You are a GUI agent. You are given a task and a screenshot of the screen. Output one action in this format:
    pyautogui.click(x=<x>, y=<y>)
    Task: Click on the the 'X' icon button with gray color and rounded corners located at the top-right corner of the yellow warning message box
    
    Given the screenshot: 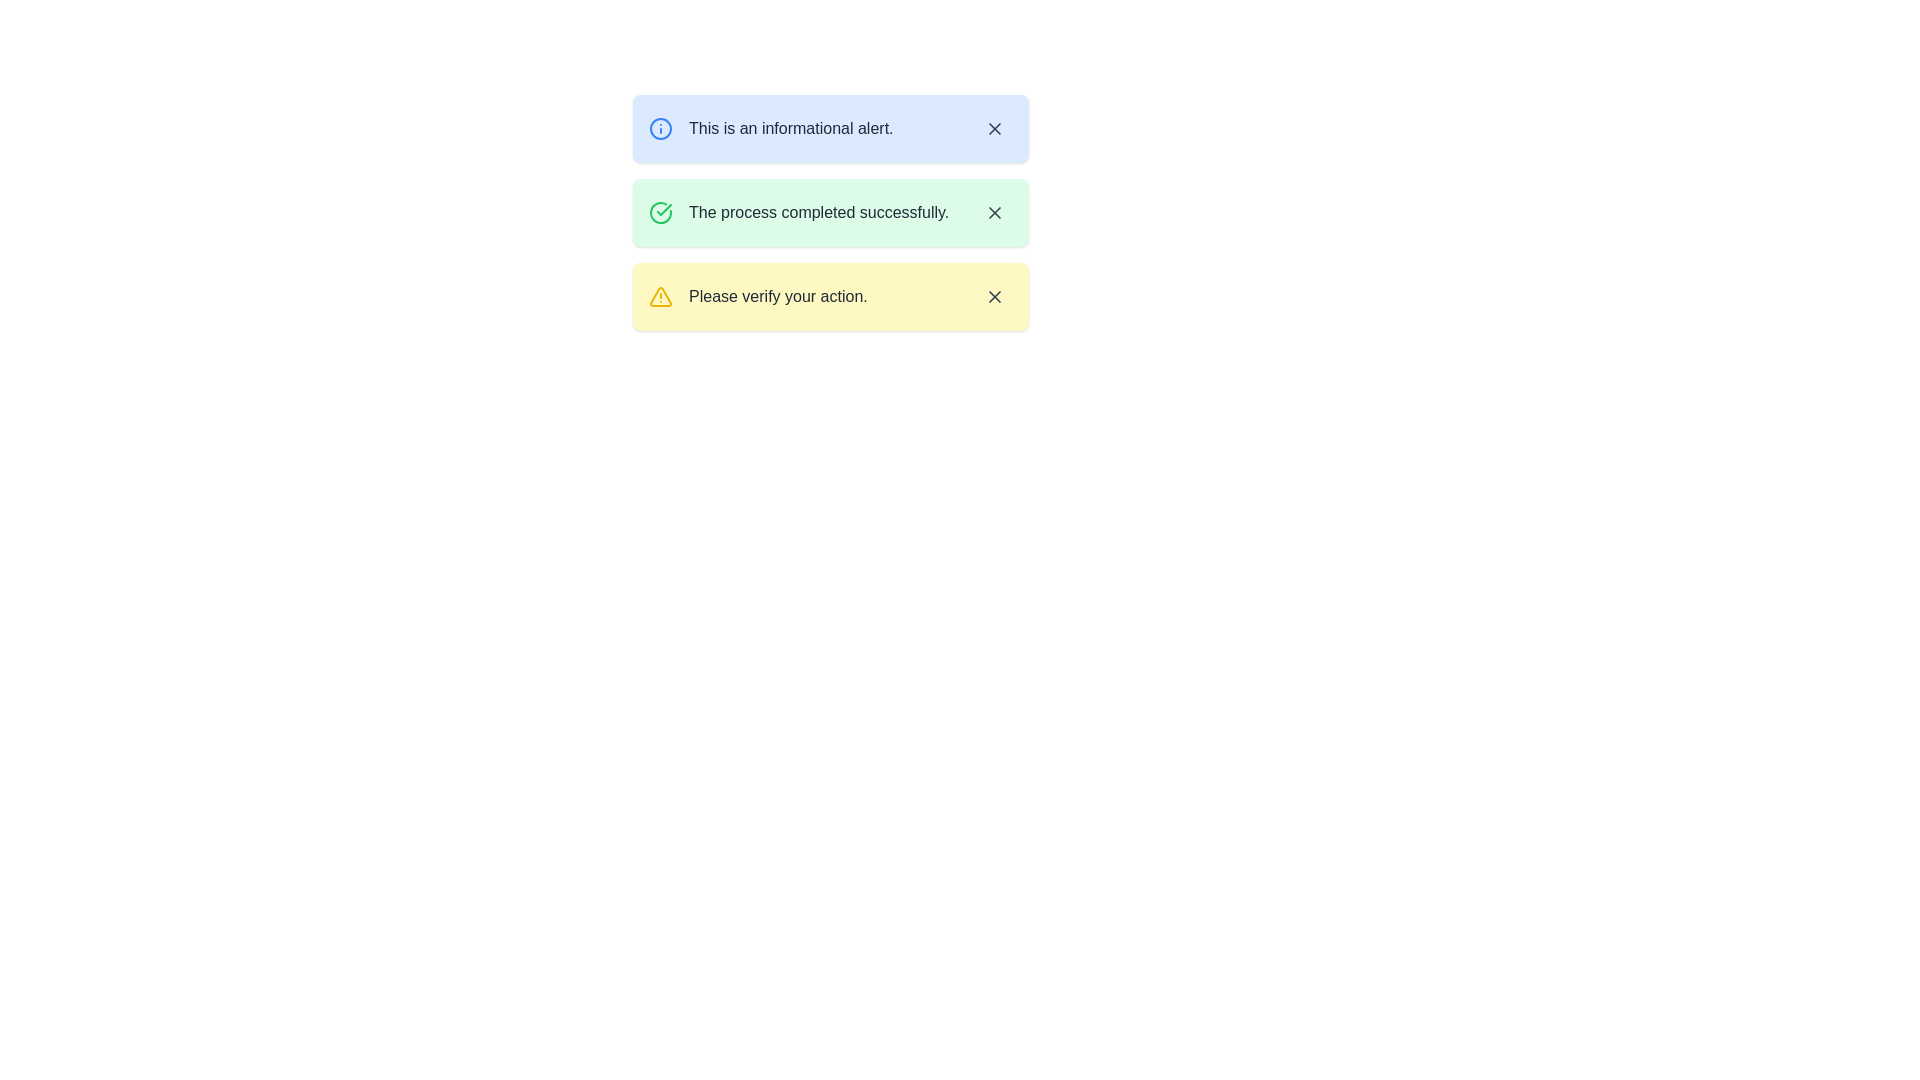 What is the action you would take?
    pyautogui.click(x=994, y=297)
    